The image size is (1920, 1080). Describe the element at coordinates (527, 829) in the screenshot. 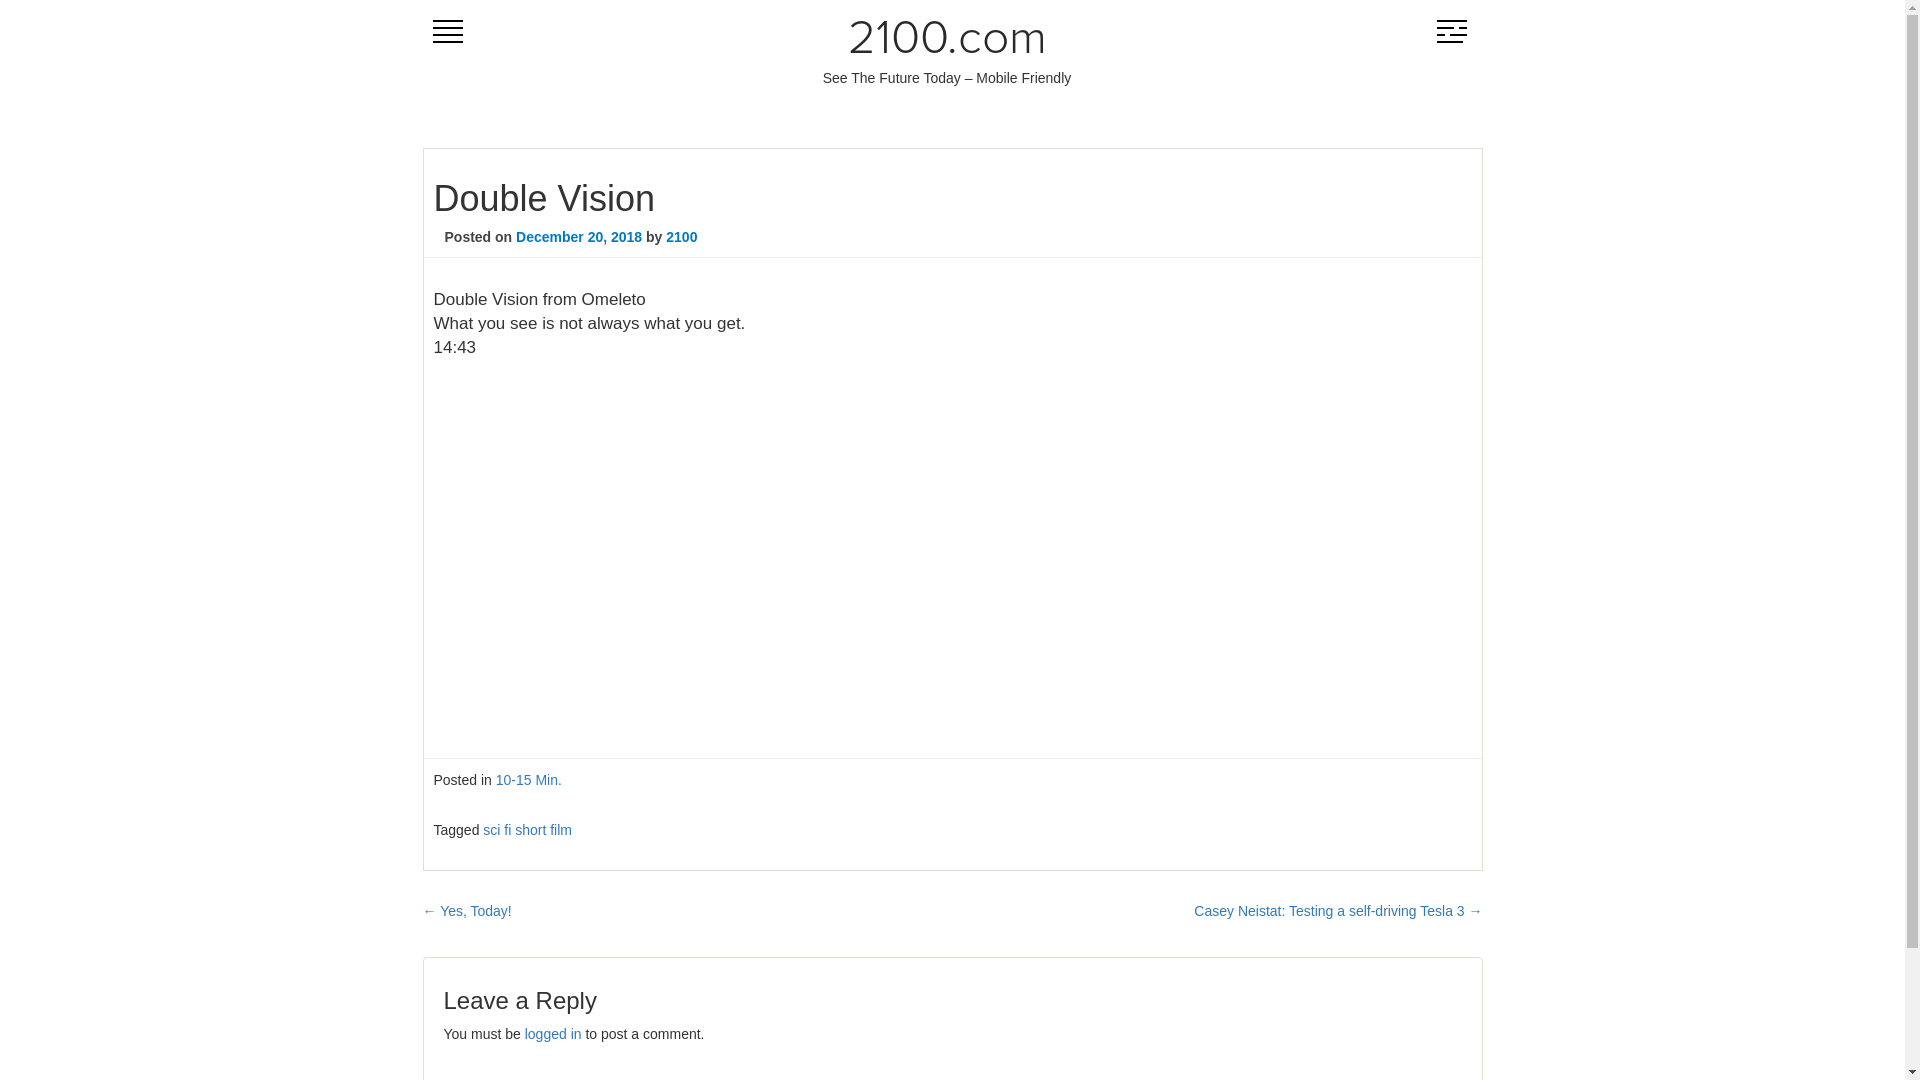

I see `'sci fi short film'` at that location.